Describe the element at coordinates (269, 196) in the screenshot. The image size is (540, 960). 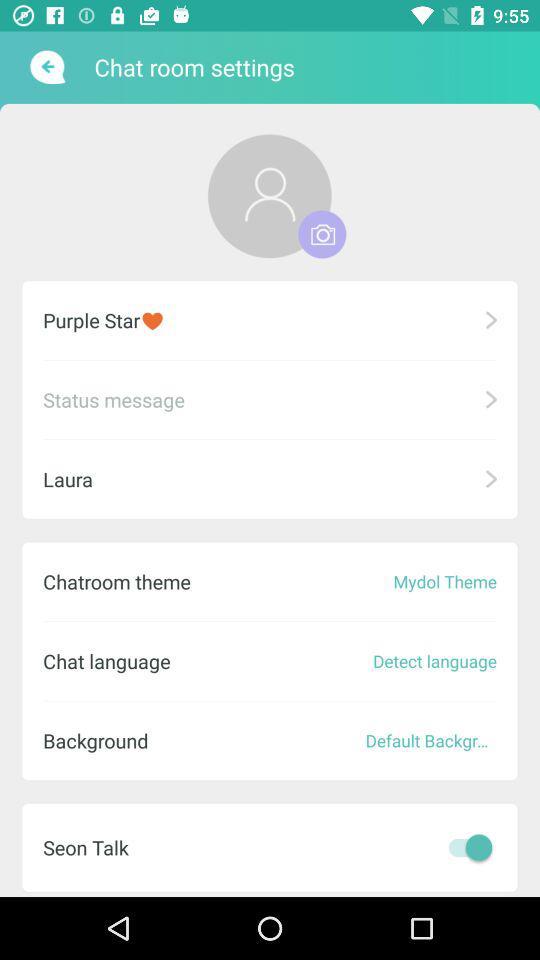
I see `profile picture` at that location.